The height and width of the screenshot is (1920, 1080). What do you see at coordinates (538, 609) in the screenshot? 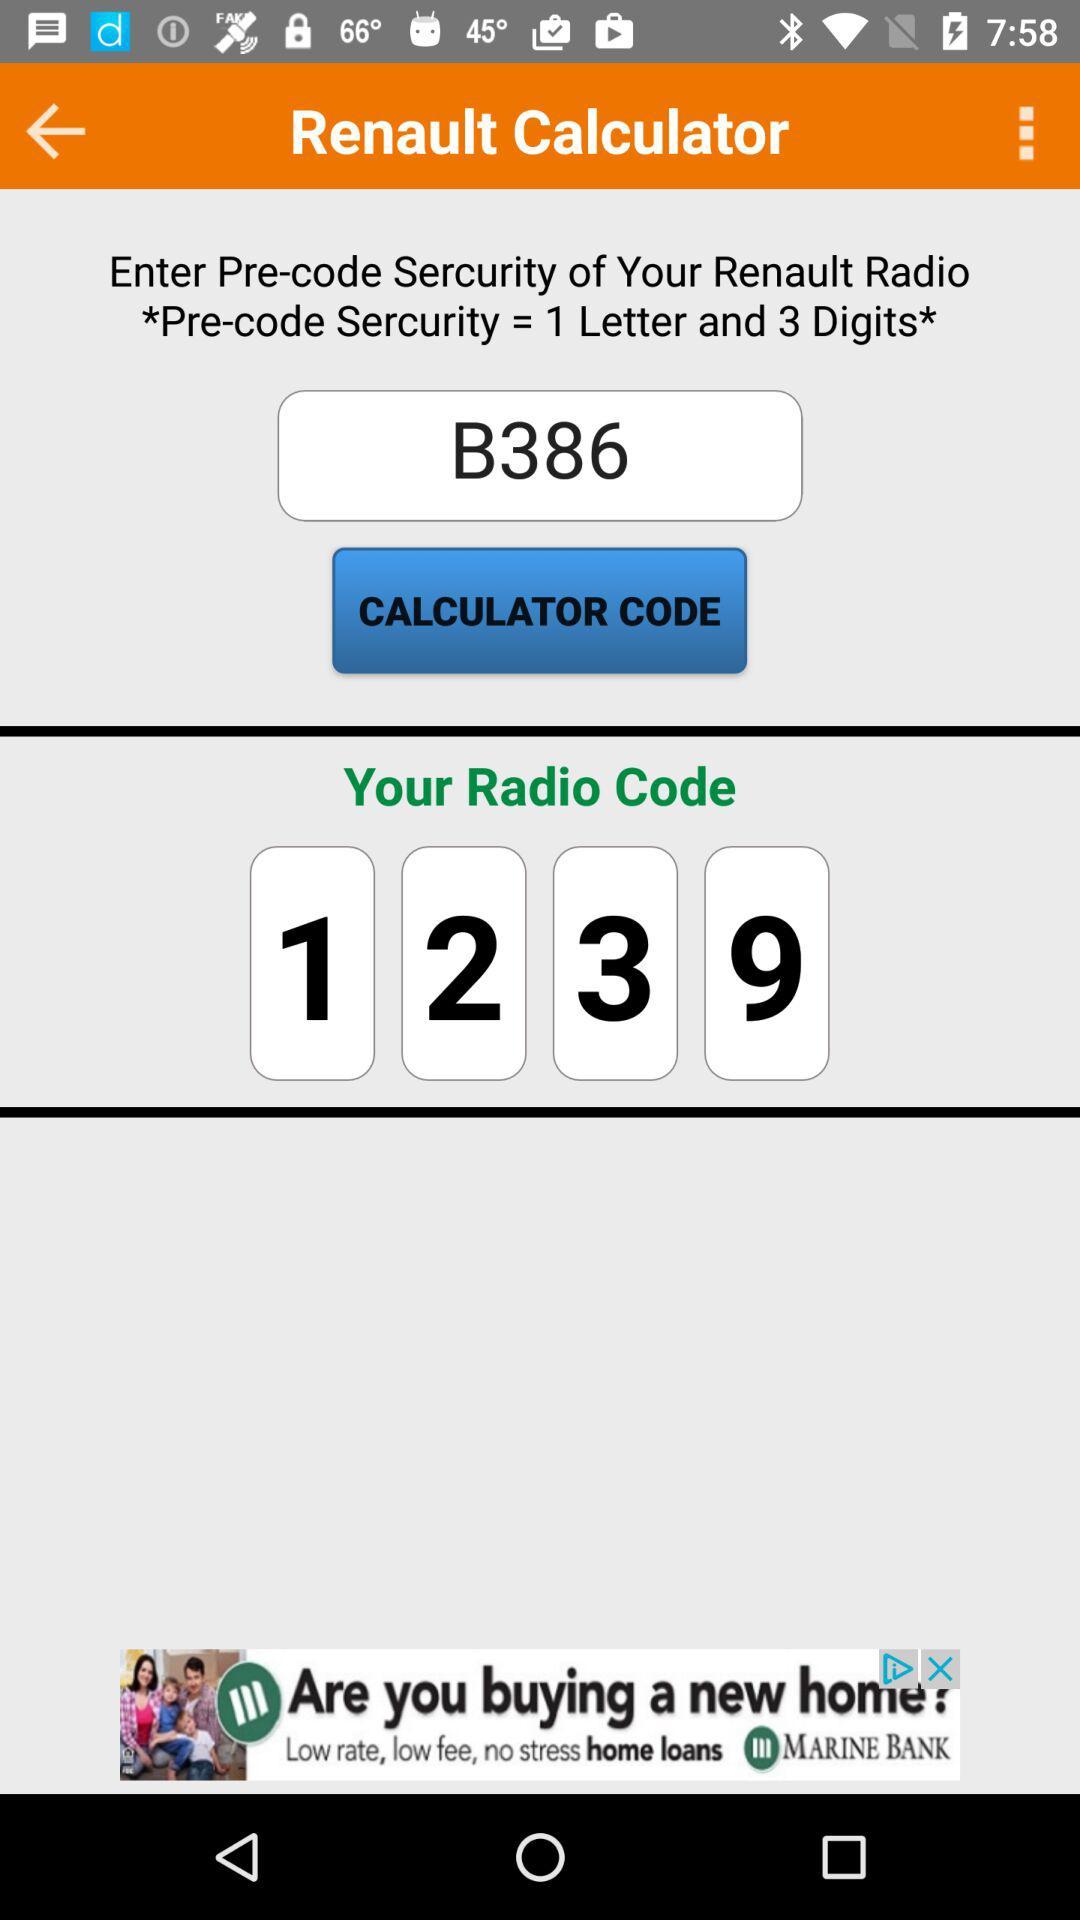
I see `text below b386` at bounding box center [538, 609].